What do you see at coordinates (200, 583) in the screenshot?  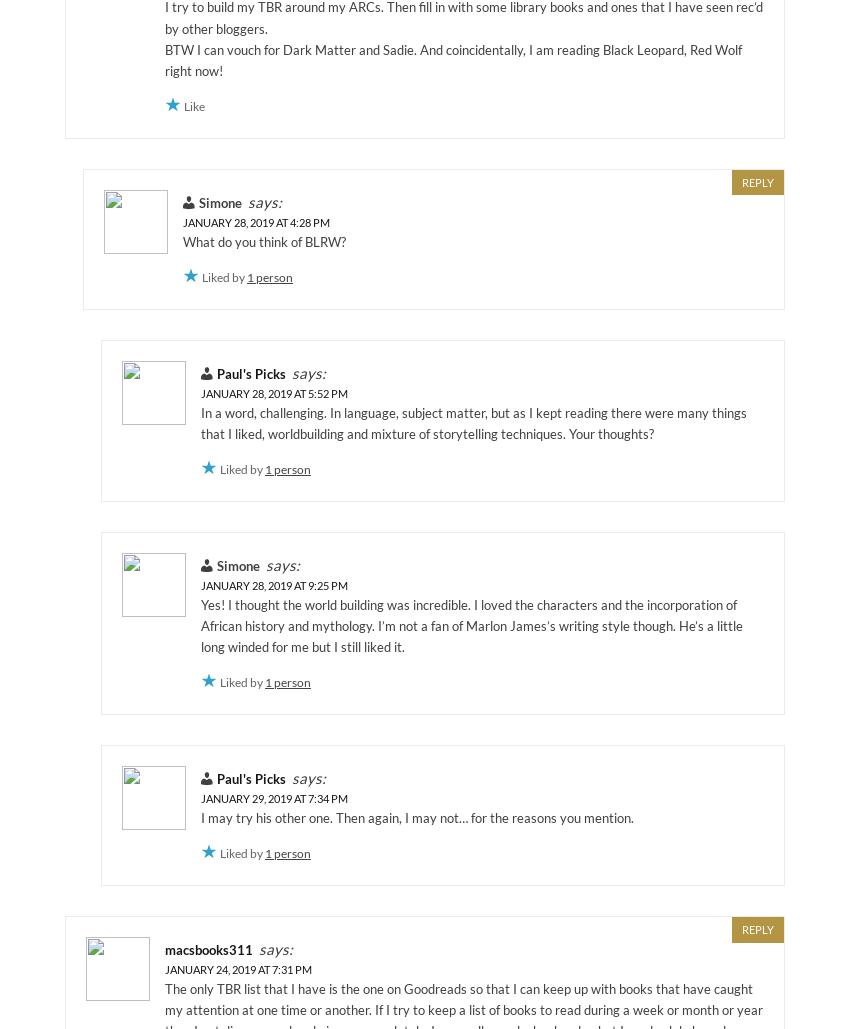 I see `'January 28, 2019 at 9:25 pm'` at bounding box center [200, 583].